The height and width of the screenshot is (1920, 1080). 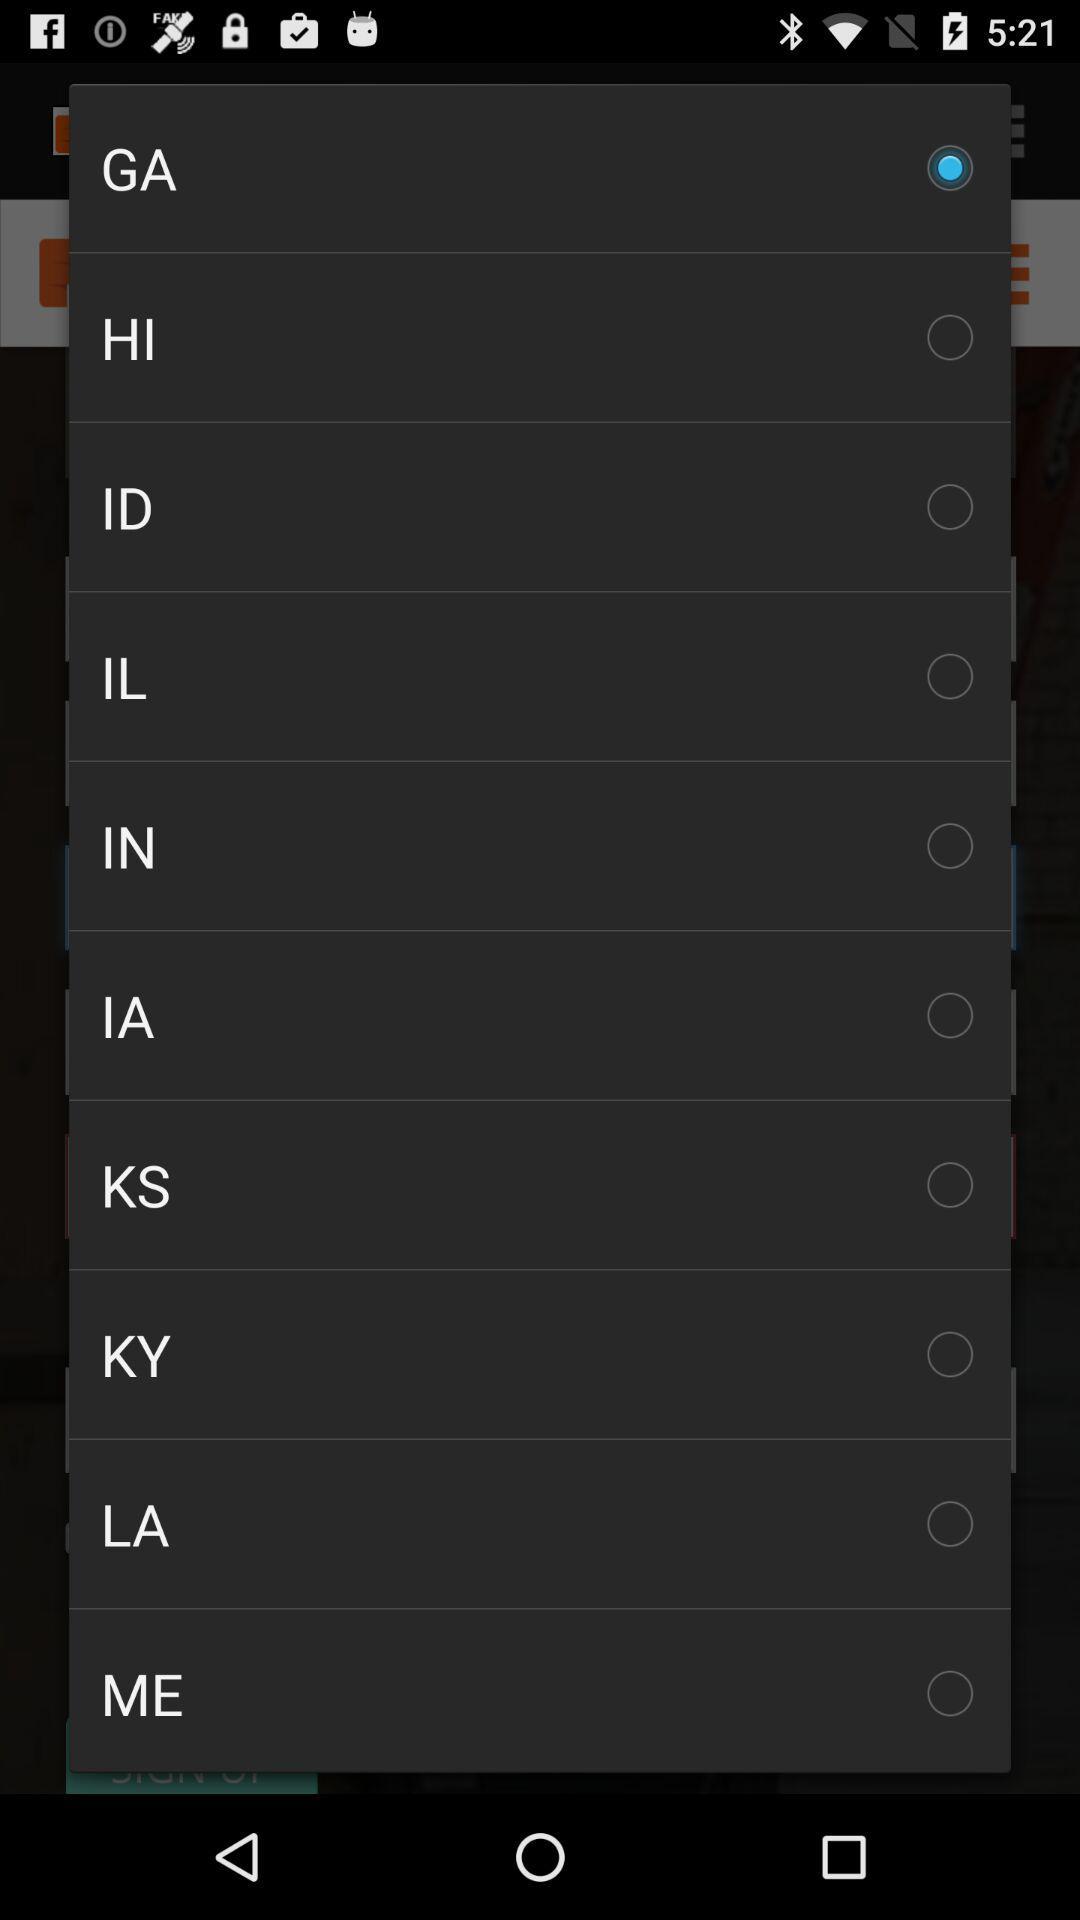 I want to click on the hi, so click(x=540, y=337).